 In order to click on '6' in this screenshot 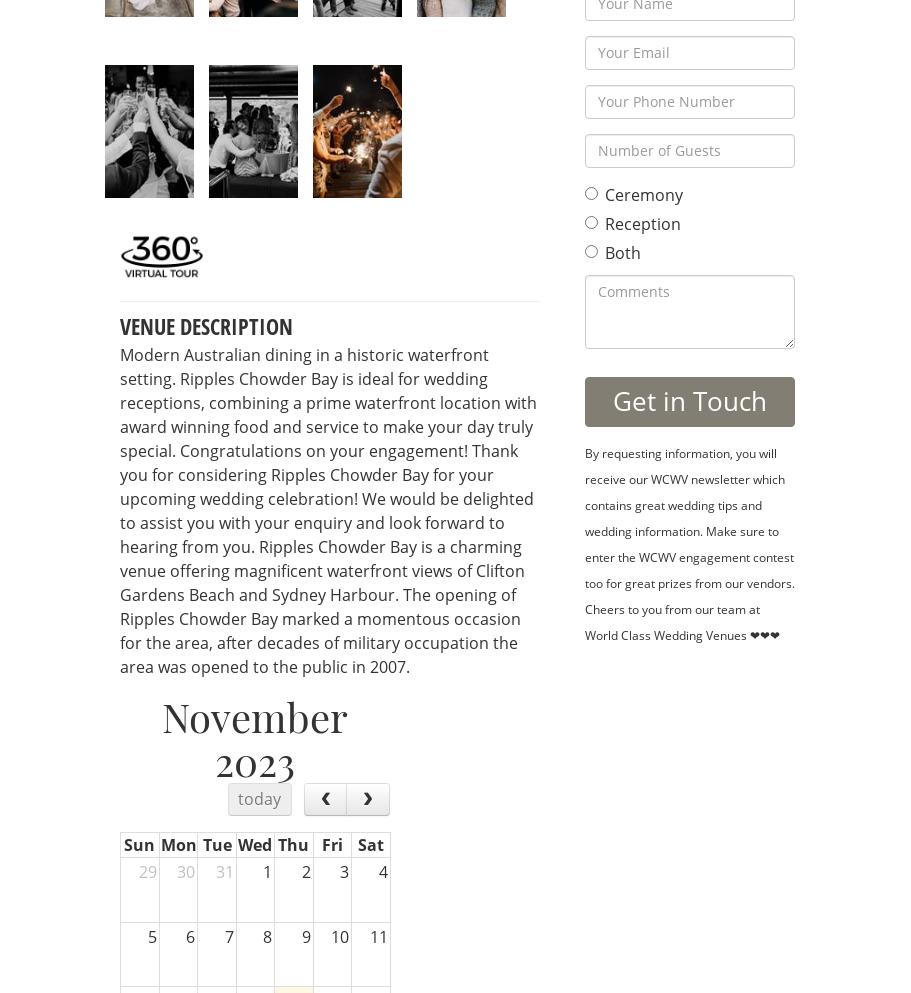, I will do `click(189, 935)`.